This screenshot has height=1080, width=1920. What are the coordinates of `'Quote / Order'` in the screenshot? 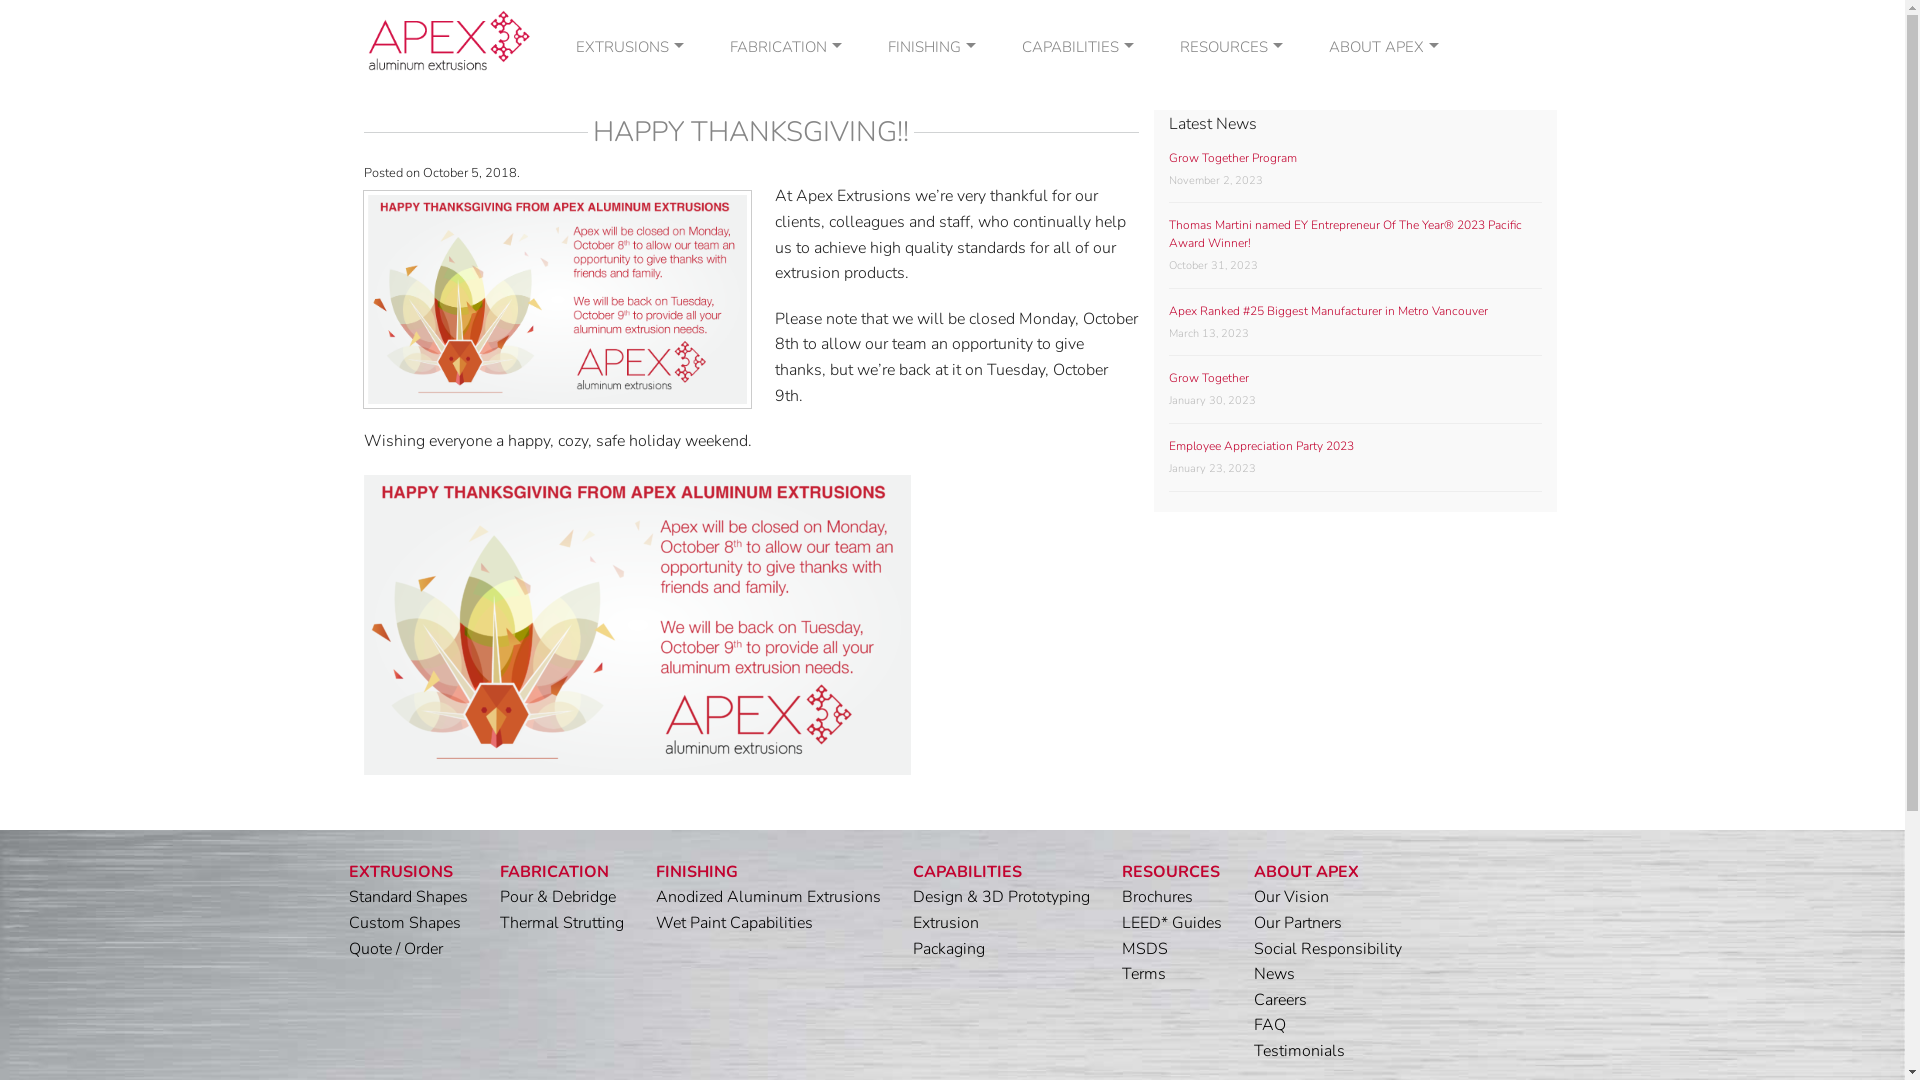 It's located at (394, 947).